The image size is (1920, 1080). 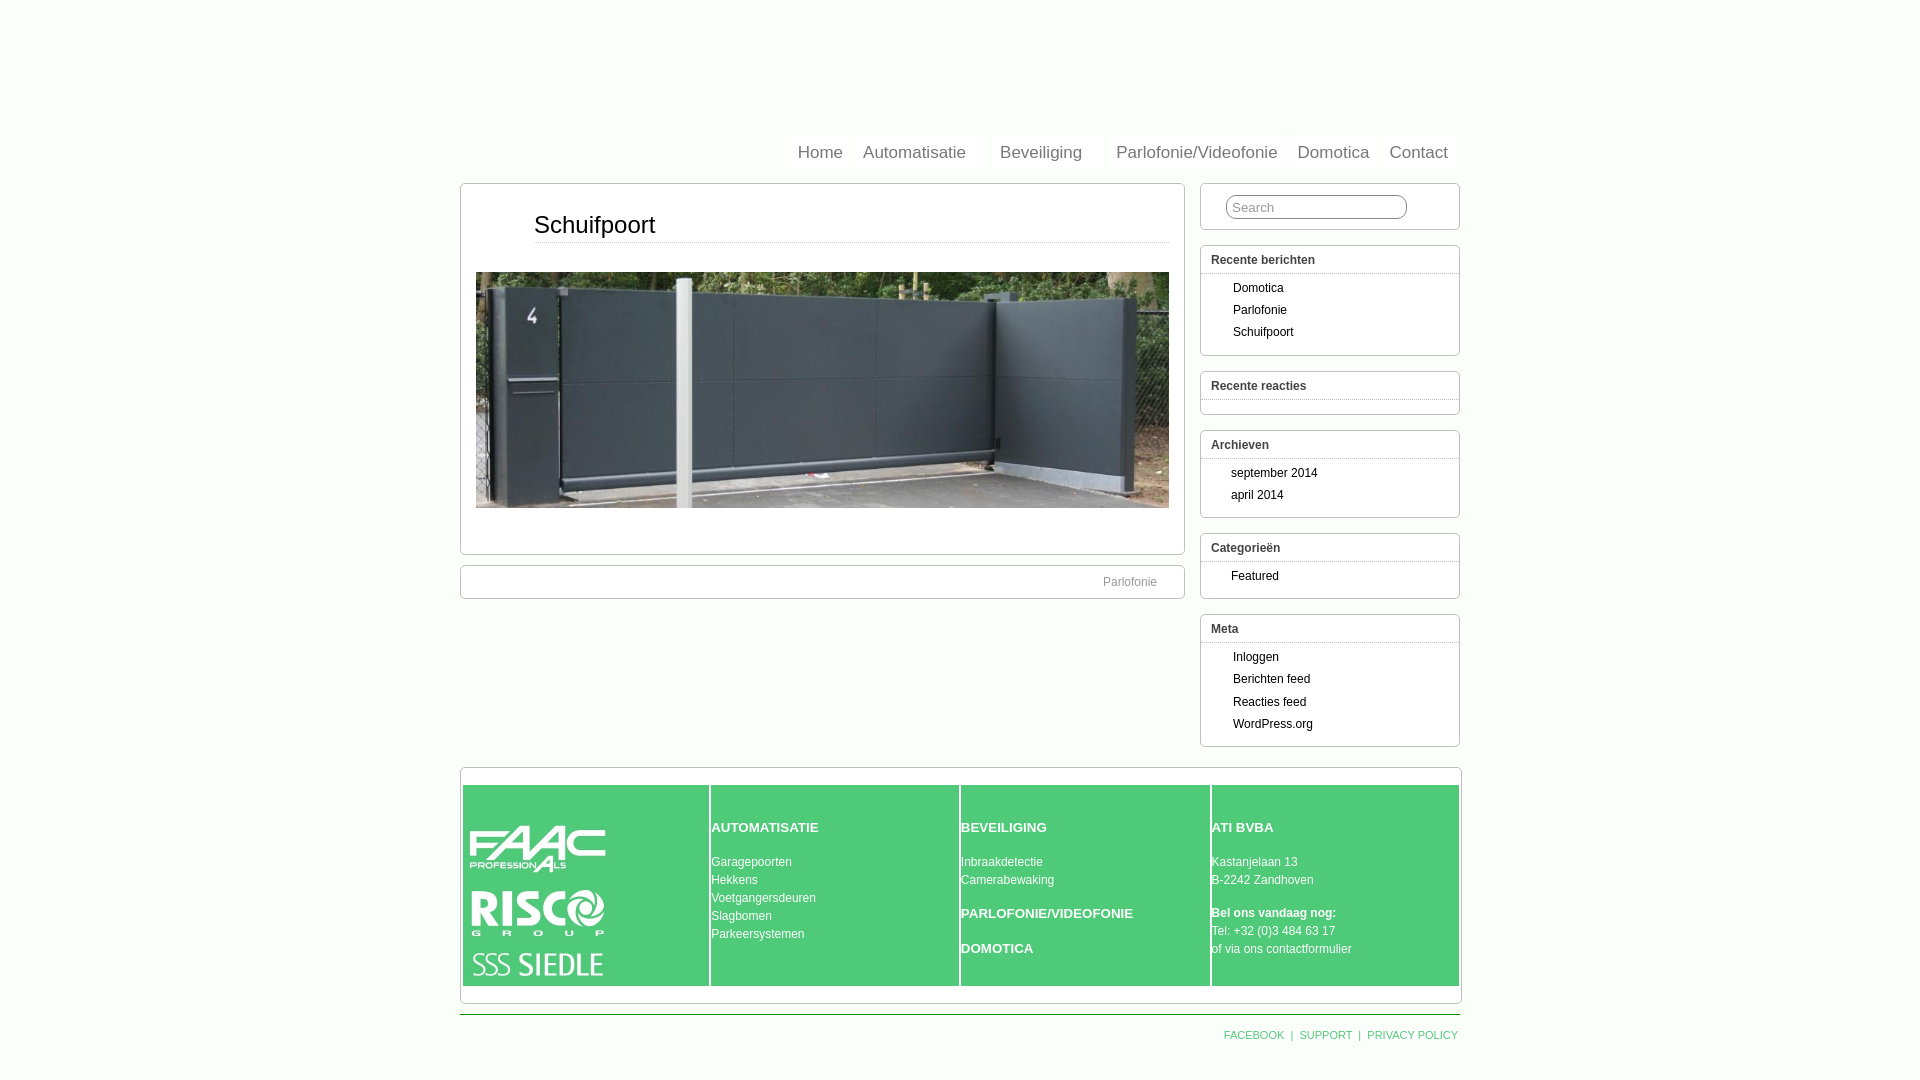 I want to click on 'Contact', so click(x=1417, y=150).